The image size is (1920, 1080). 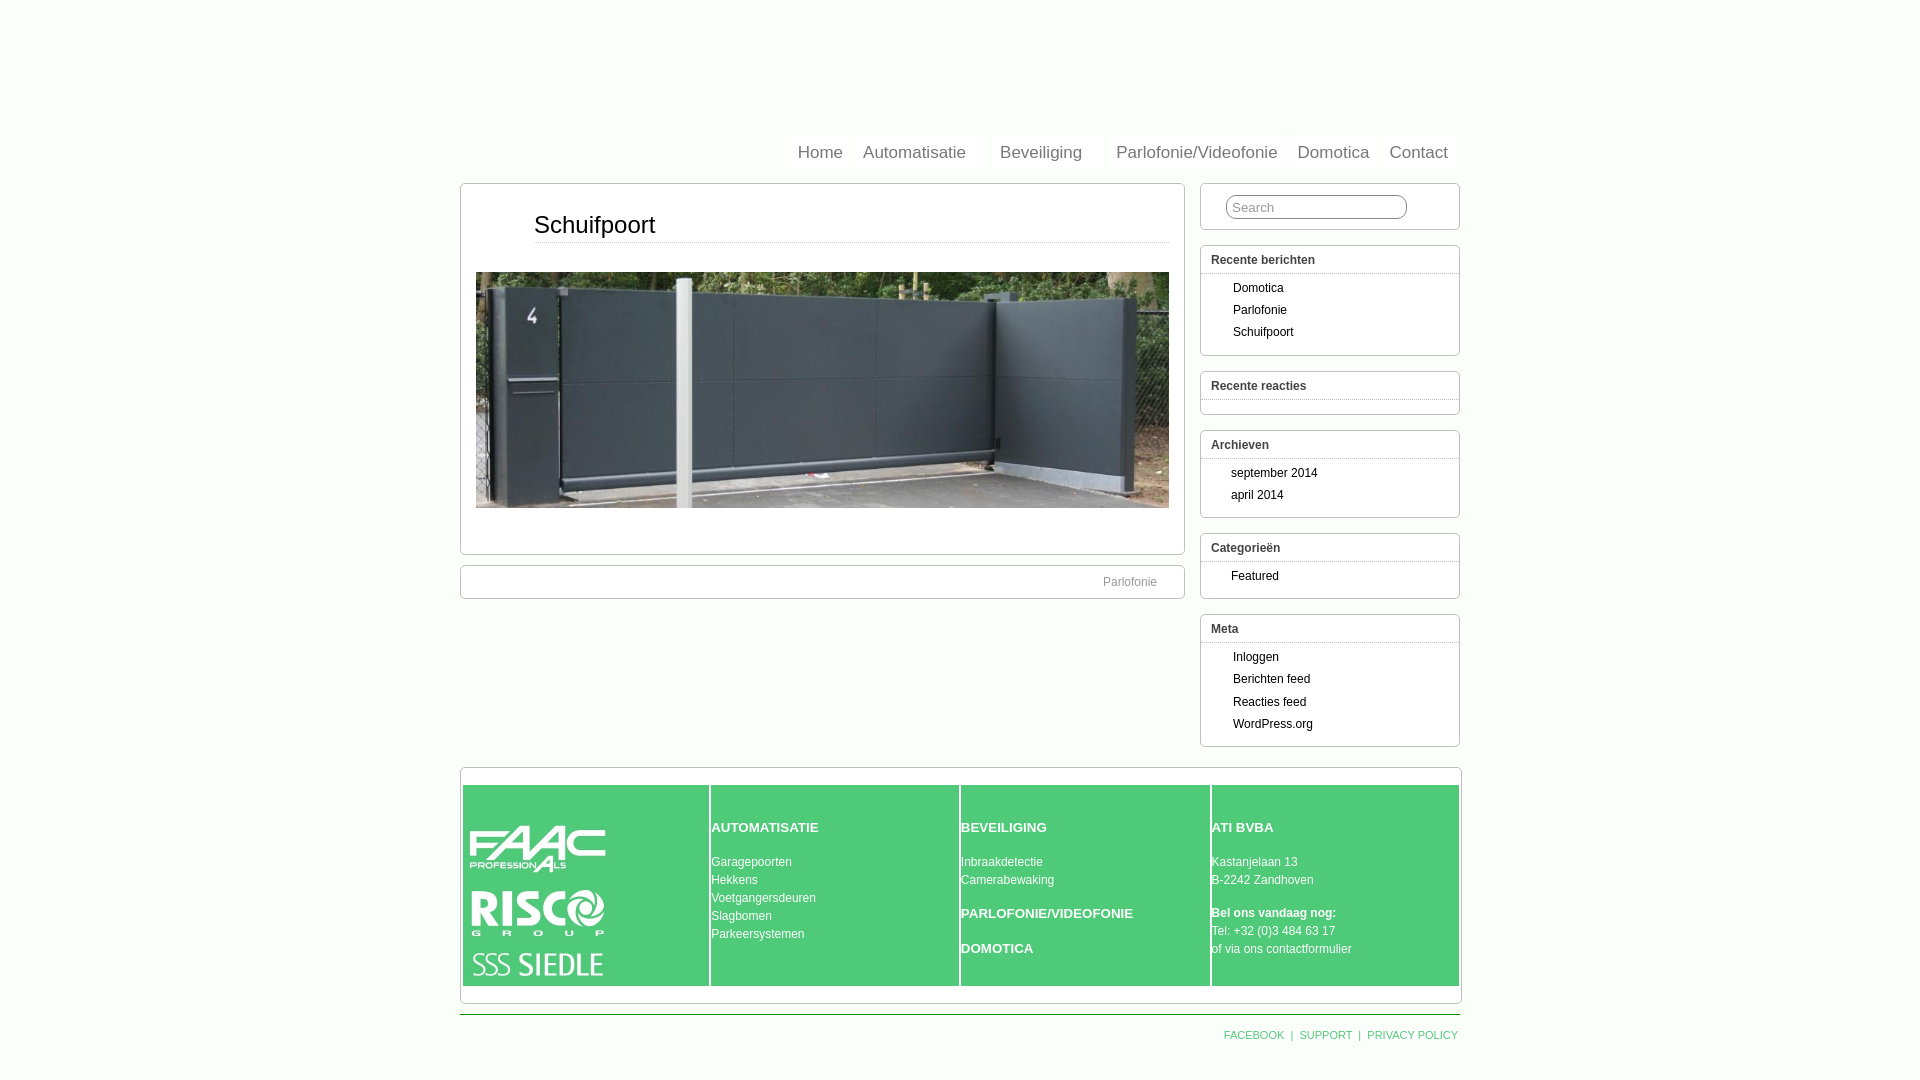 I want to click on 'Contact', so click(x=1417, y=150).